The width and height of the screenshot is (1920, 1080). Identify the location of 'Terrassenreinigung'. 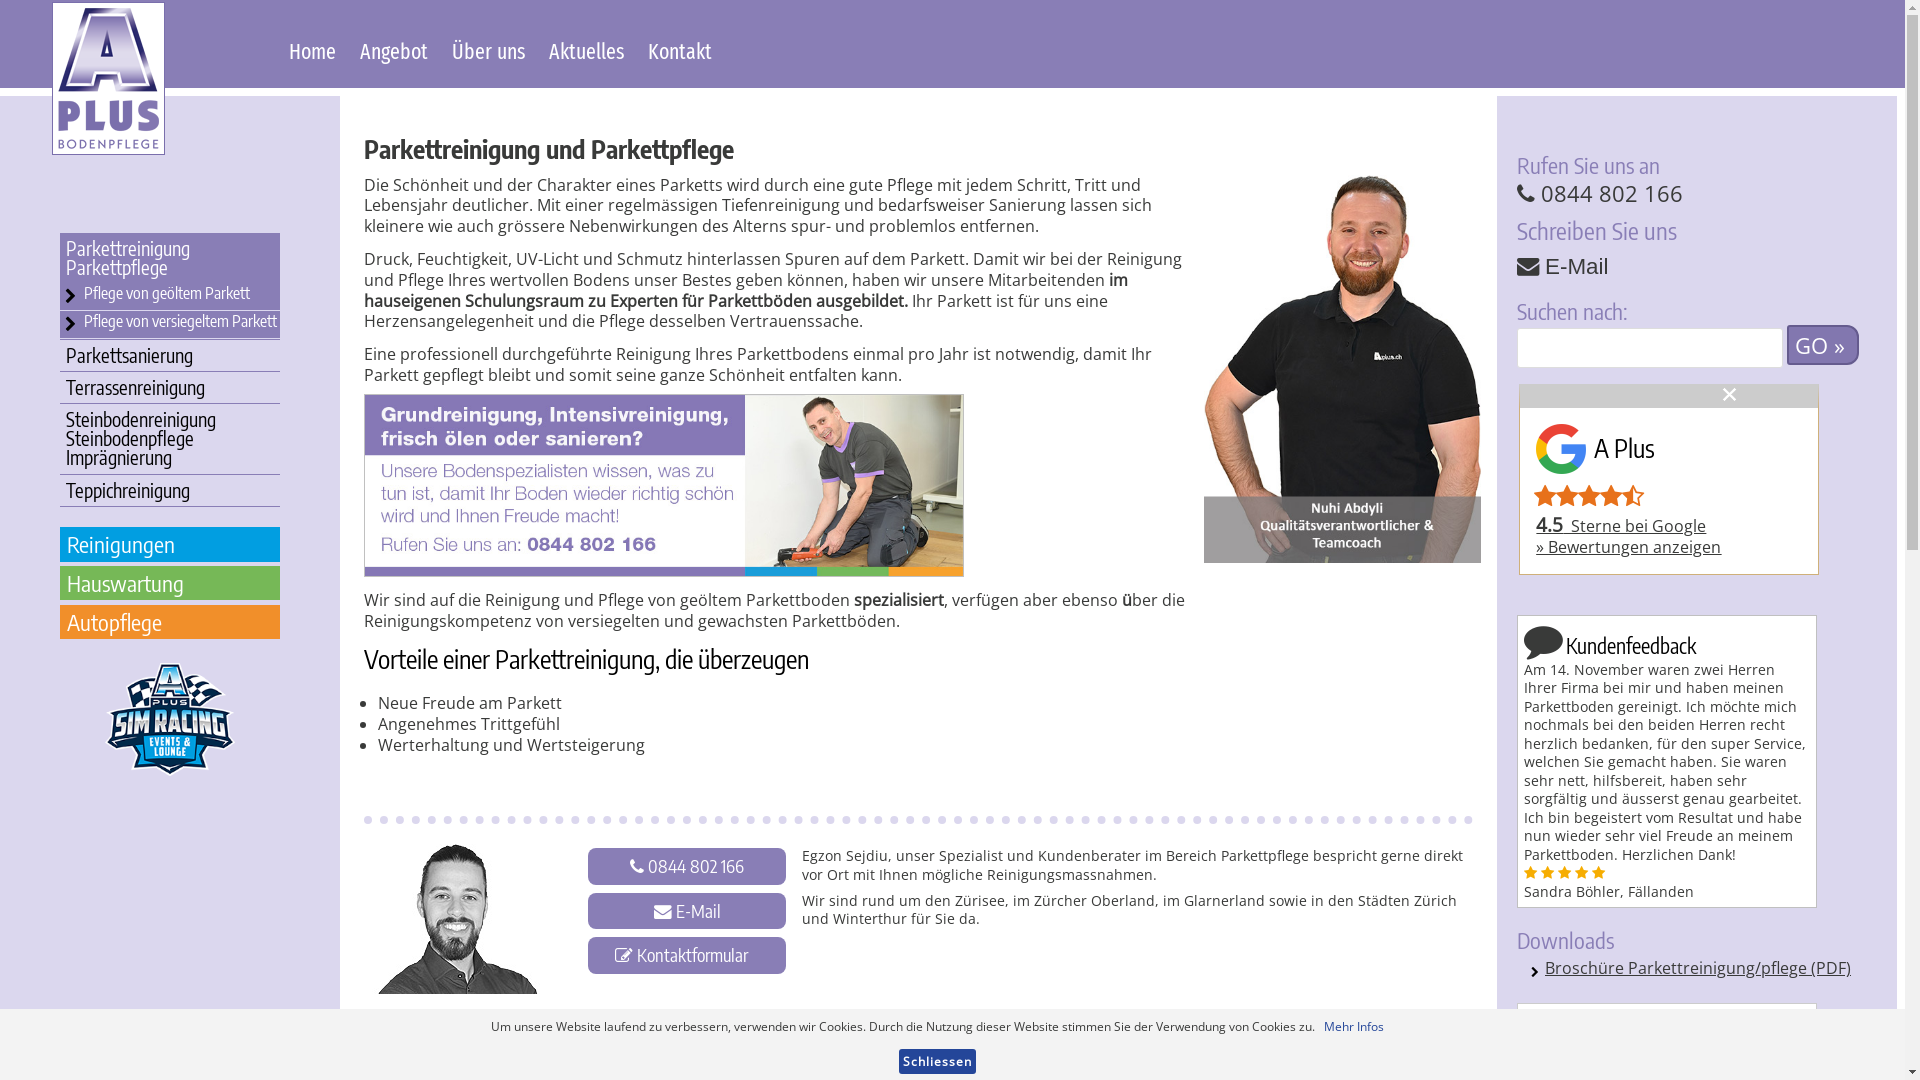
(169, 387).